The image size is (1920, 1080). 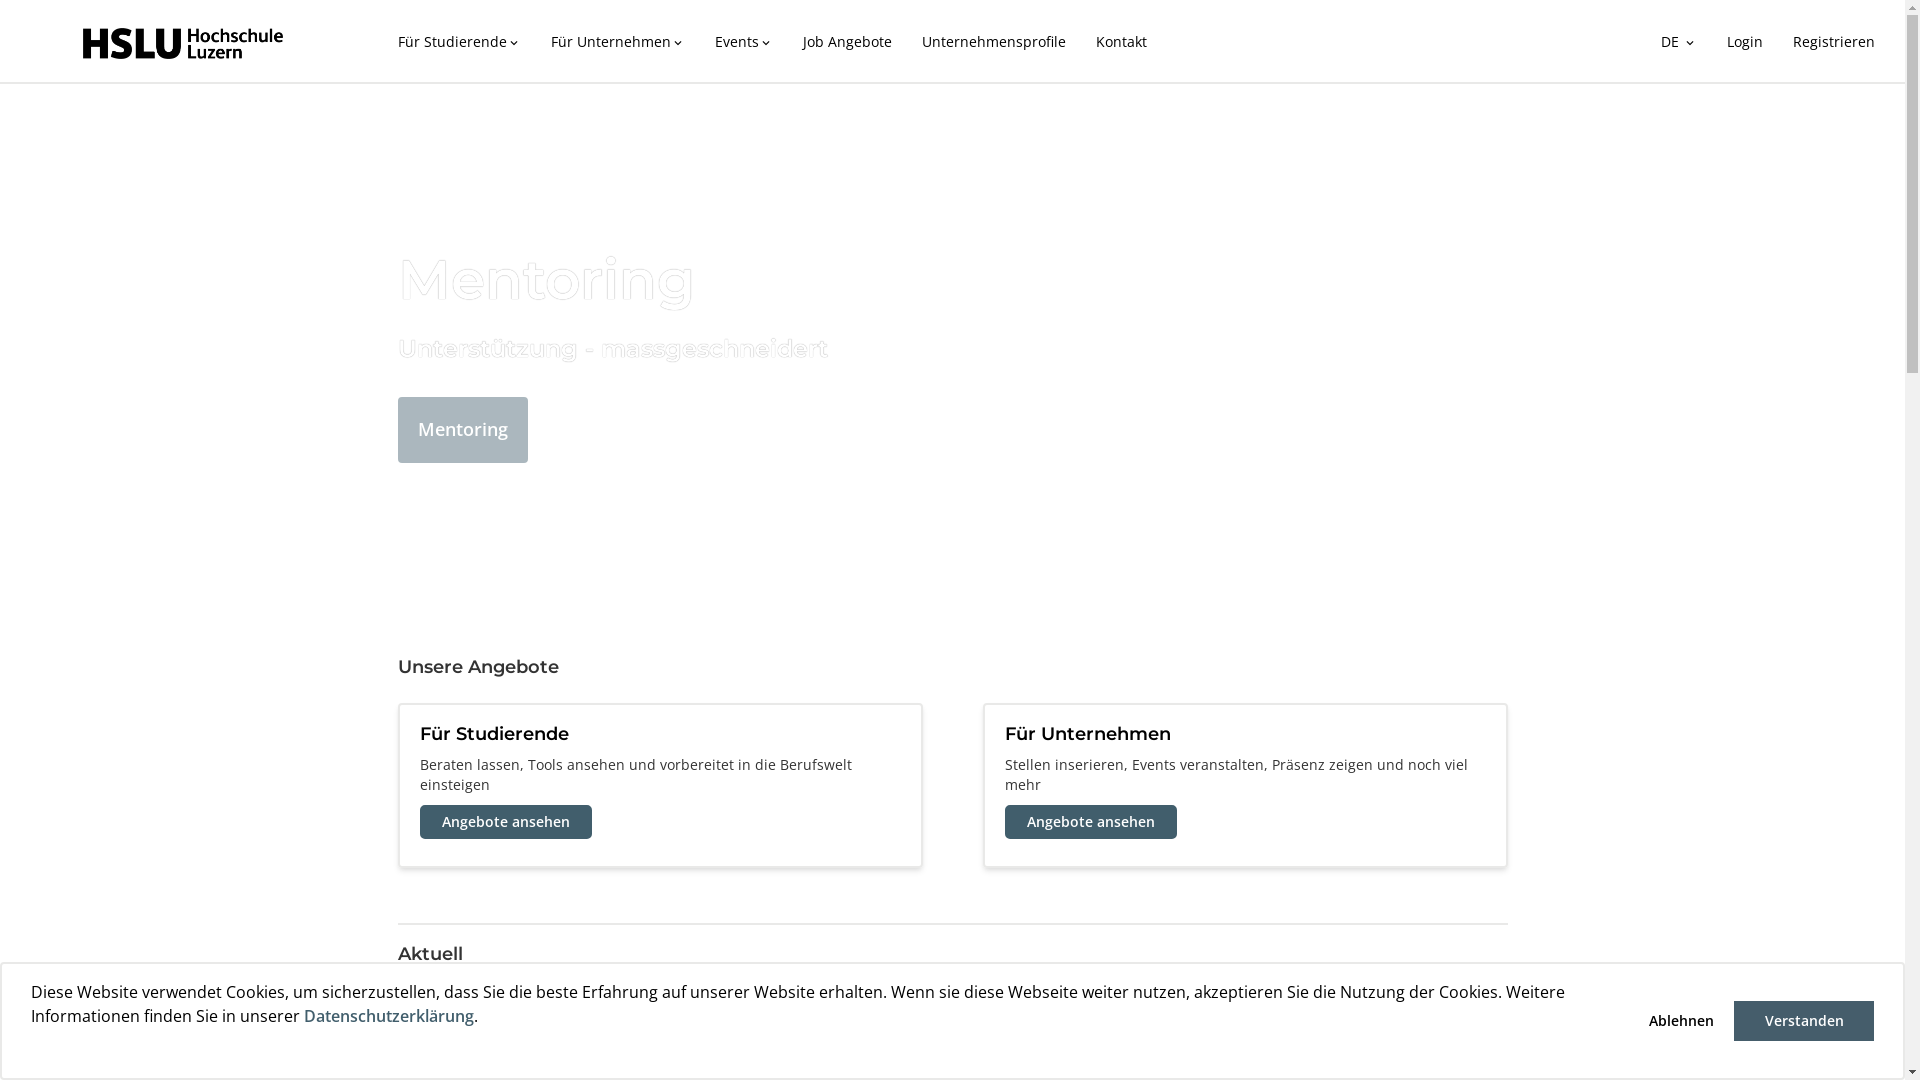 What do you see at coordinates (1079, 42) in the screenshot?
I see `'Kontakt'` at bounding box center [1079, 42].